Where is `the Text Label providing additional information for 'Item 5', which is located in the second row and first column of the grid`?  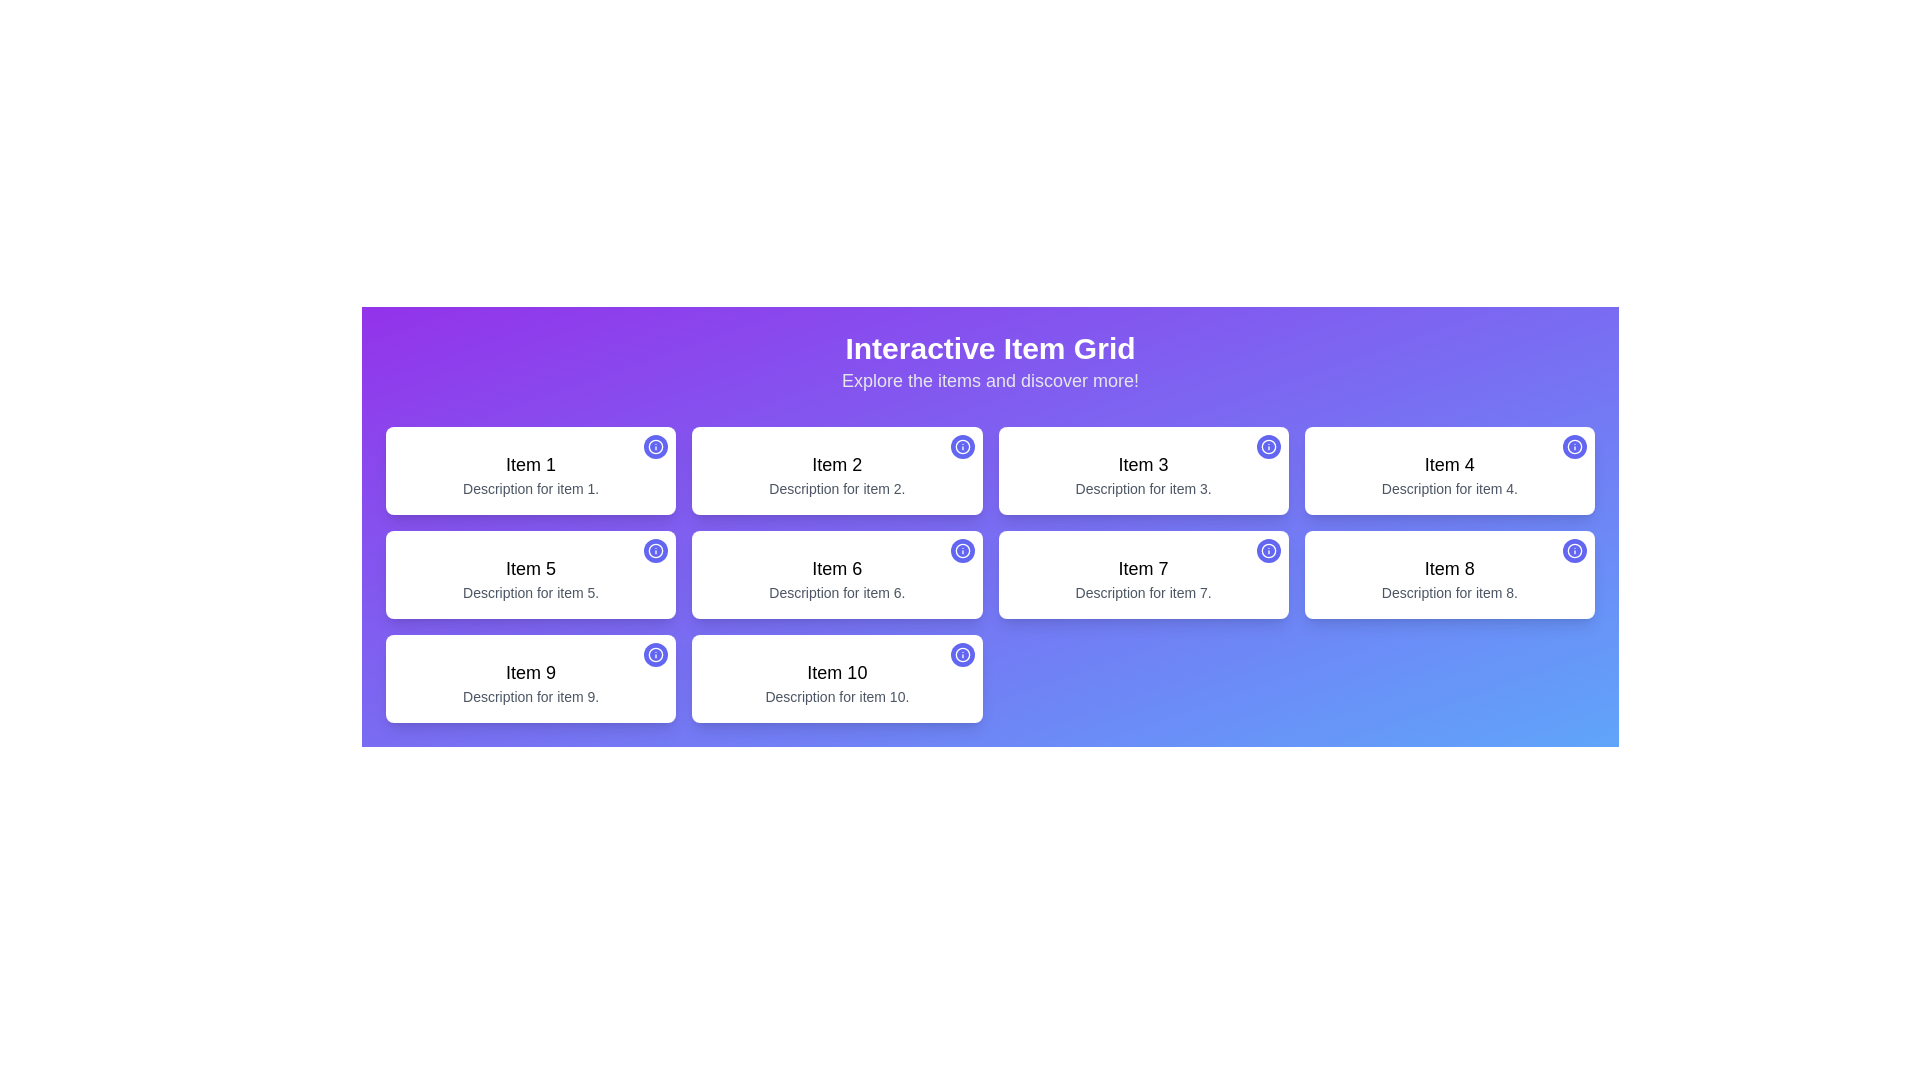 the Text Label providing additional information for 'Item 5', which is located in the second row and first column of the grid is located at coordinates (531, 592).